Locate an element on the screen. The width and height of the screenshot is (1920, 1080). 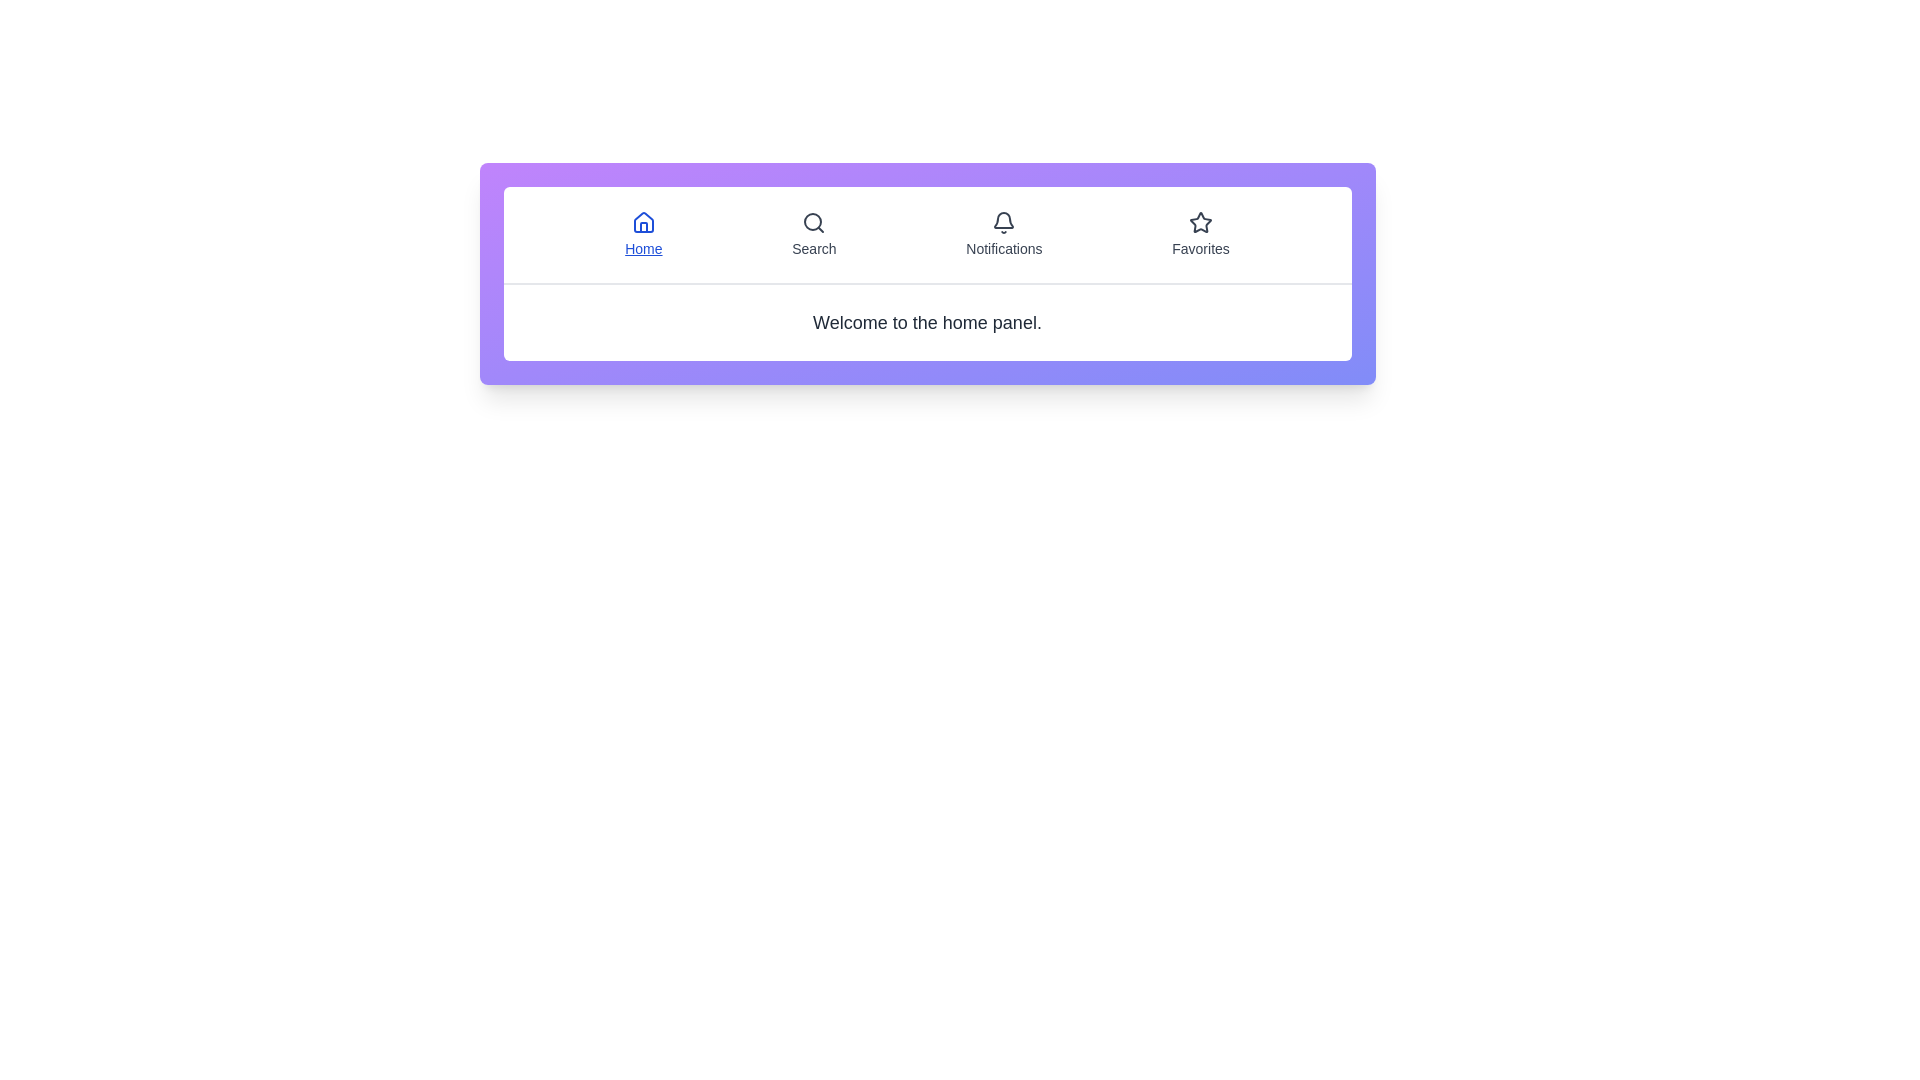
the tab labeled Favorites is located at coordinates (1200, 234).